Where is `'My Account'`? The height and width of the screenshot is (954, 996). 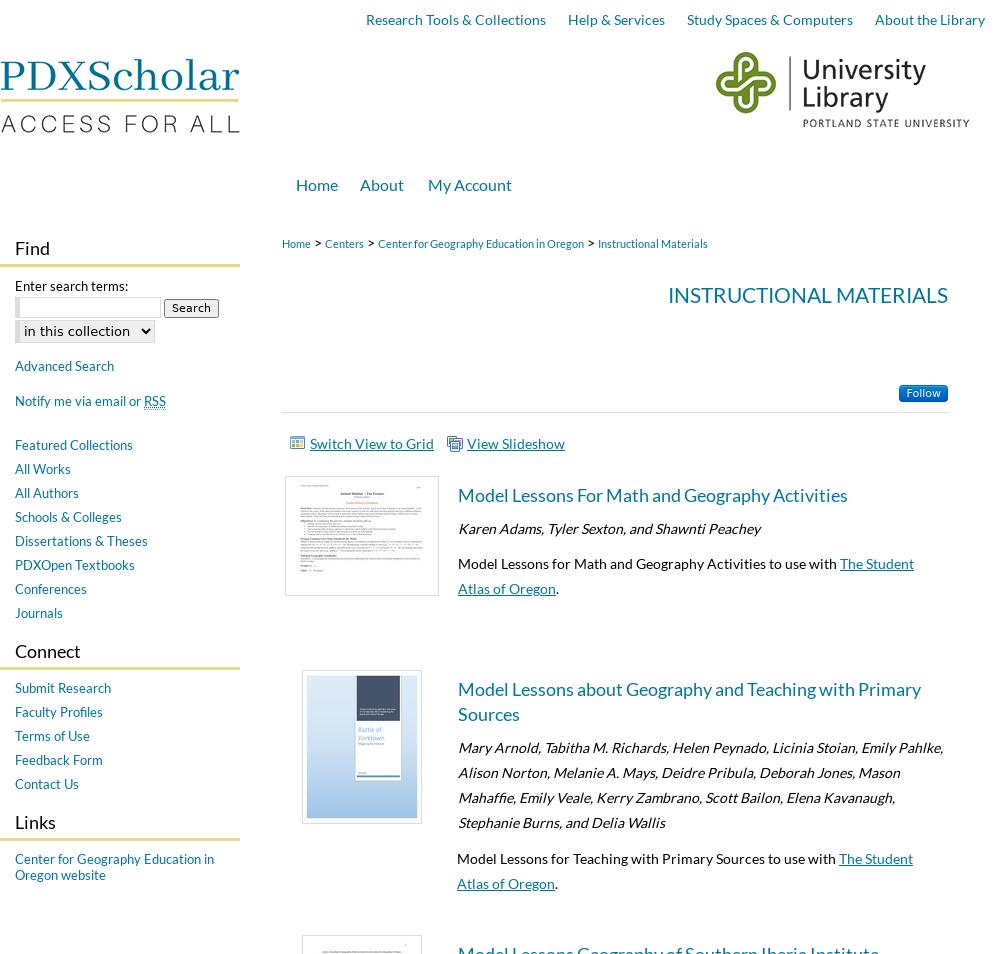
'My Account' is located at coordinates (468, 183).